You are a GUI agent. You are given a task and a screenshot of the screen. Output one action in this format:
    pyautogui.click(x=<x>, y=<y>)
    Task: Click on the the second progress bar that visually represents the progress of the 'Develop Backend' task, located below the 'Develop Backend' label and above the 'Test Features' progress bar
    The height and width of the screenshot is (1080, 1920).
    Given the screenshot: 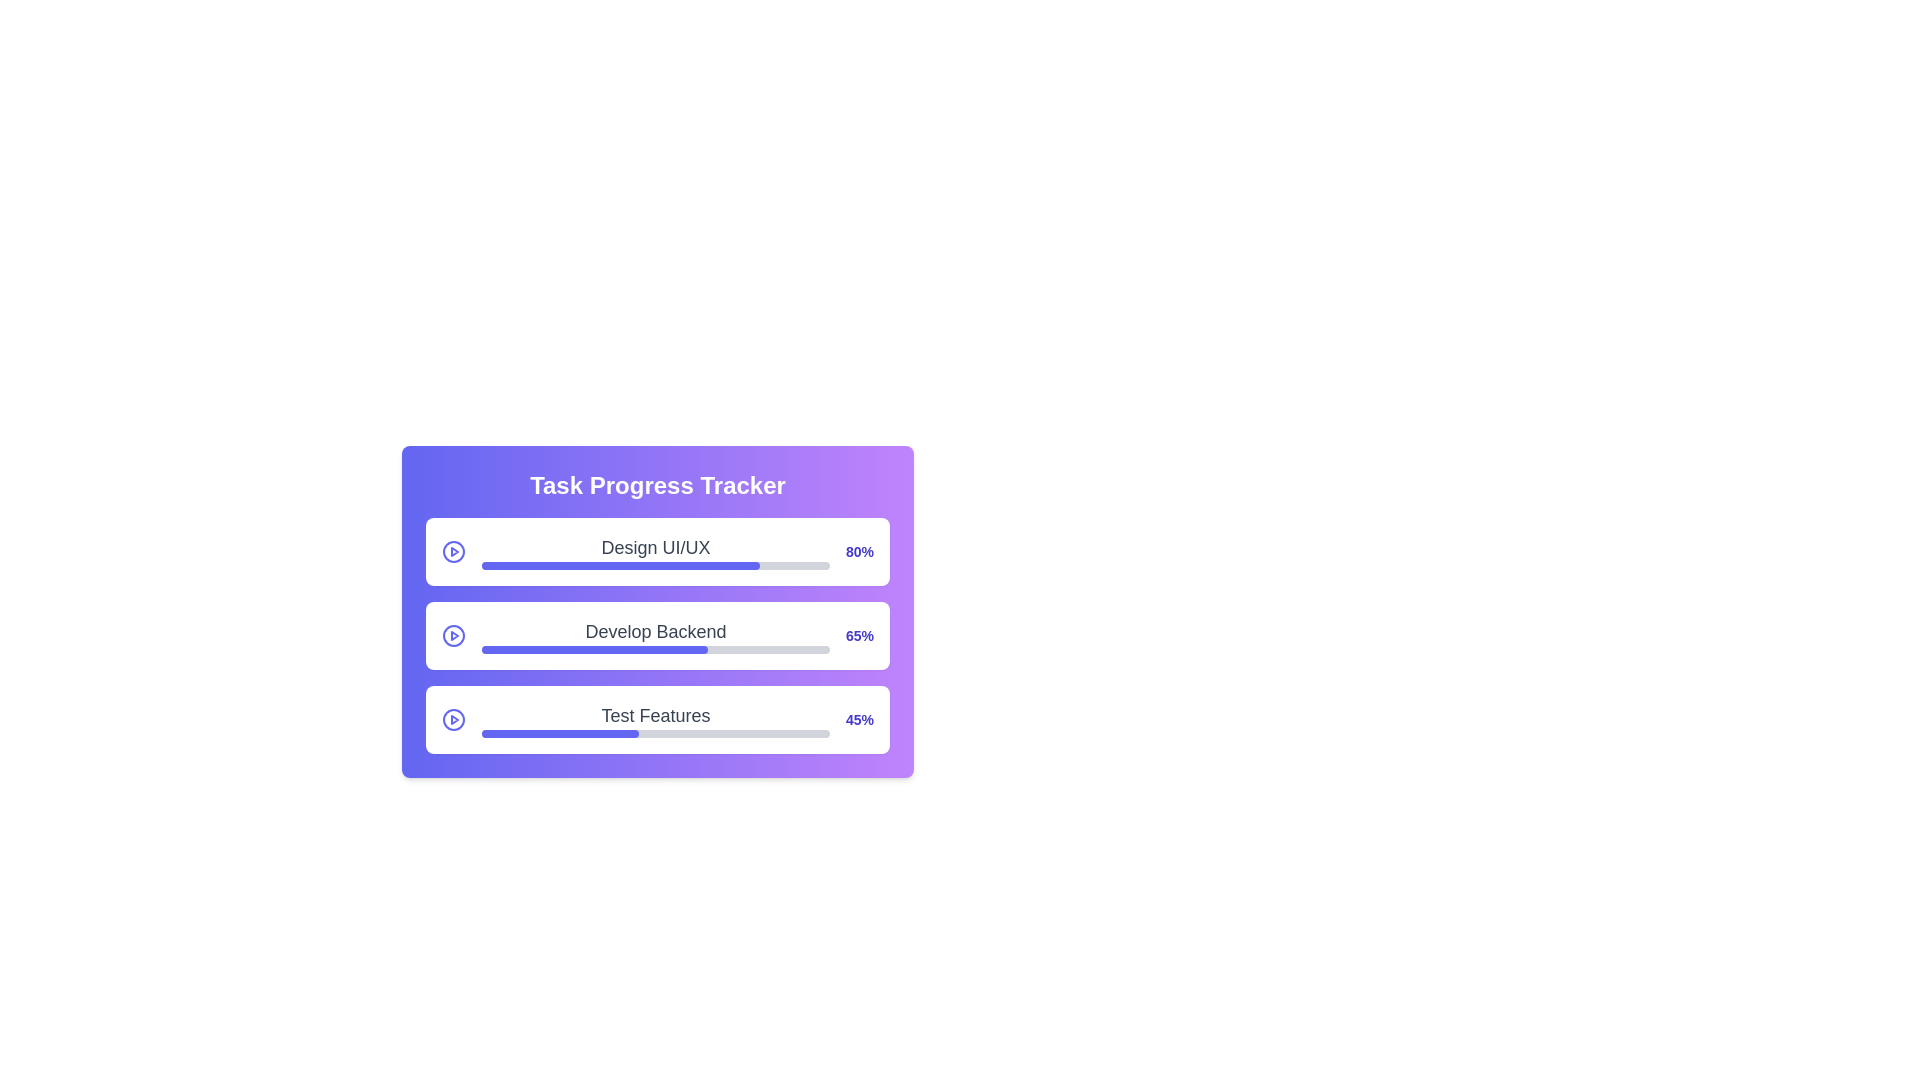 What is the action you would take?
    pyautogui.click(x=656, y=650)
    